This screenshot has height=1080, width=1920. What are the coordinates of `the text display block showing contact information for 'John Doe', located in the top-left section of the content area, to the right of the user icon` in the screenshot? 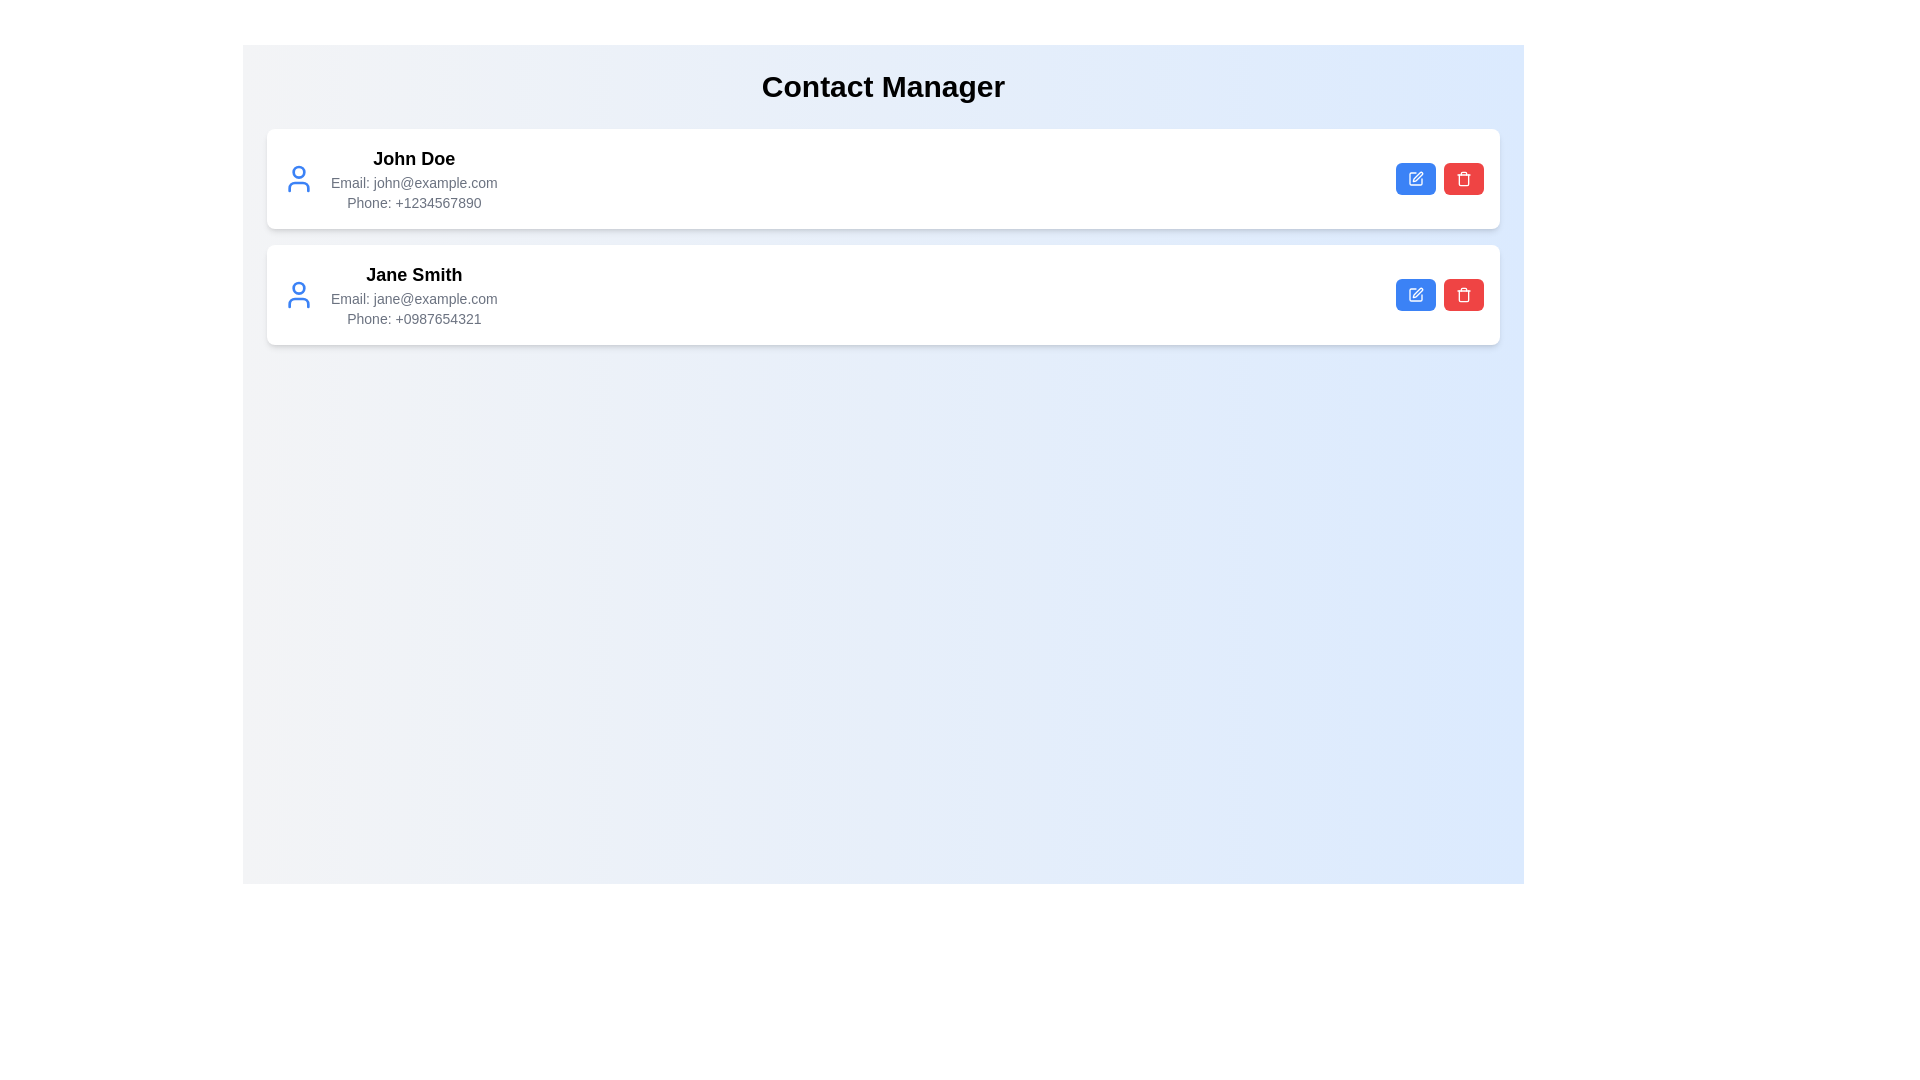 It's located at (413, 177).